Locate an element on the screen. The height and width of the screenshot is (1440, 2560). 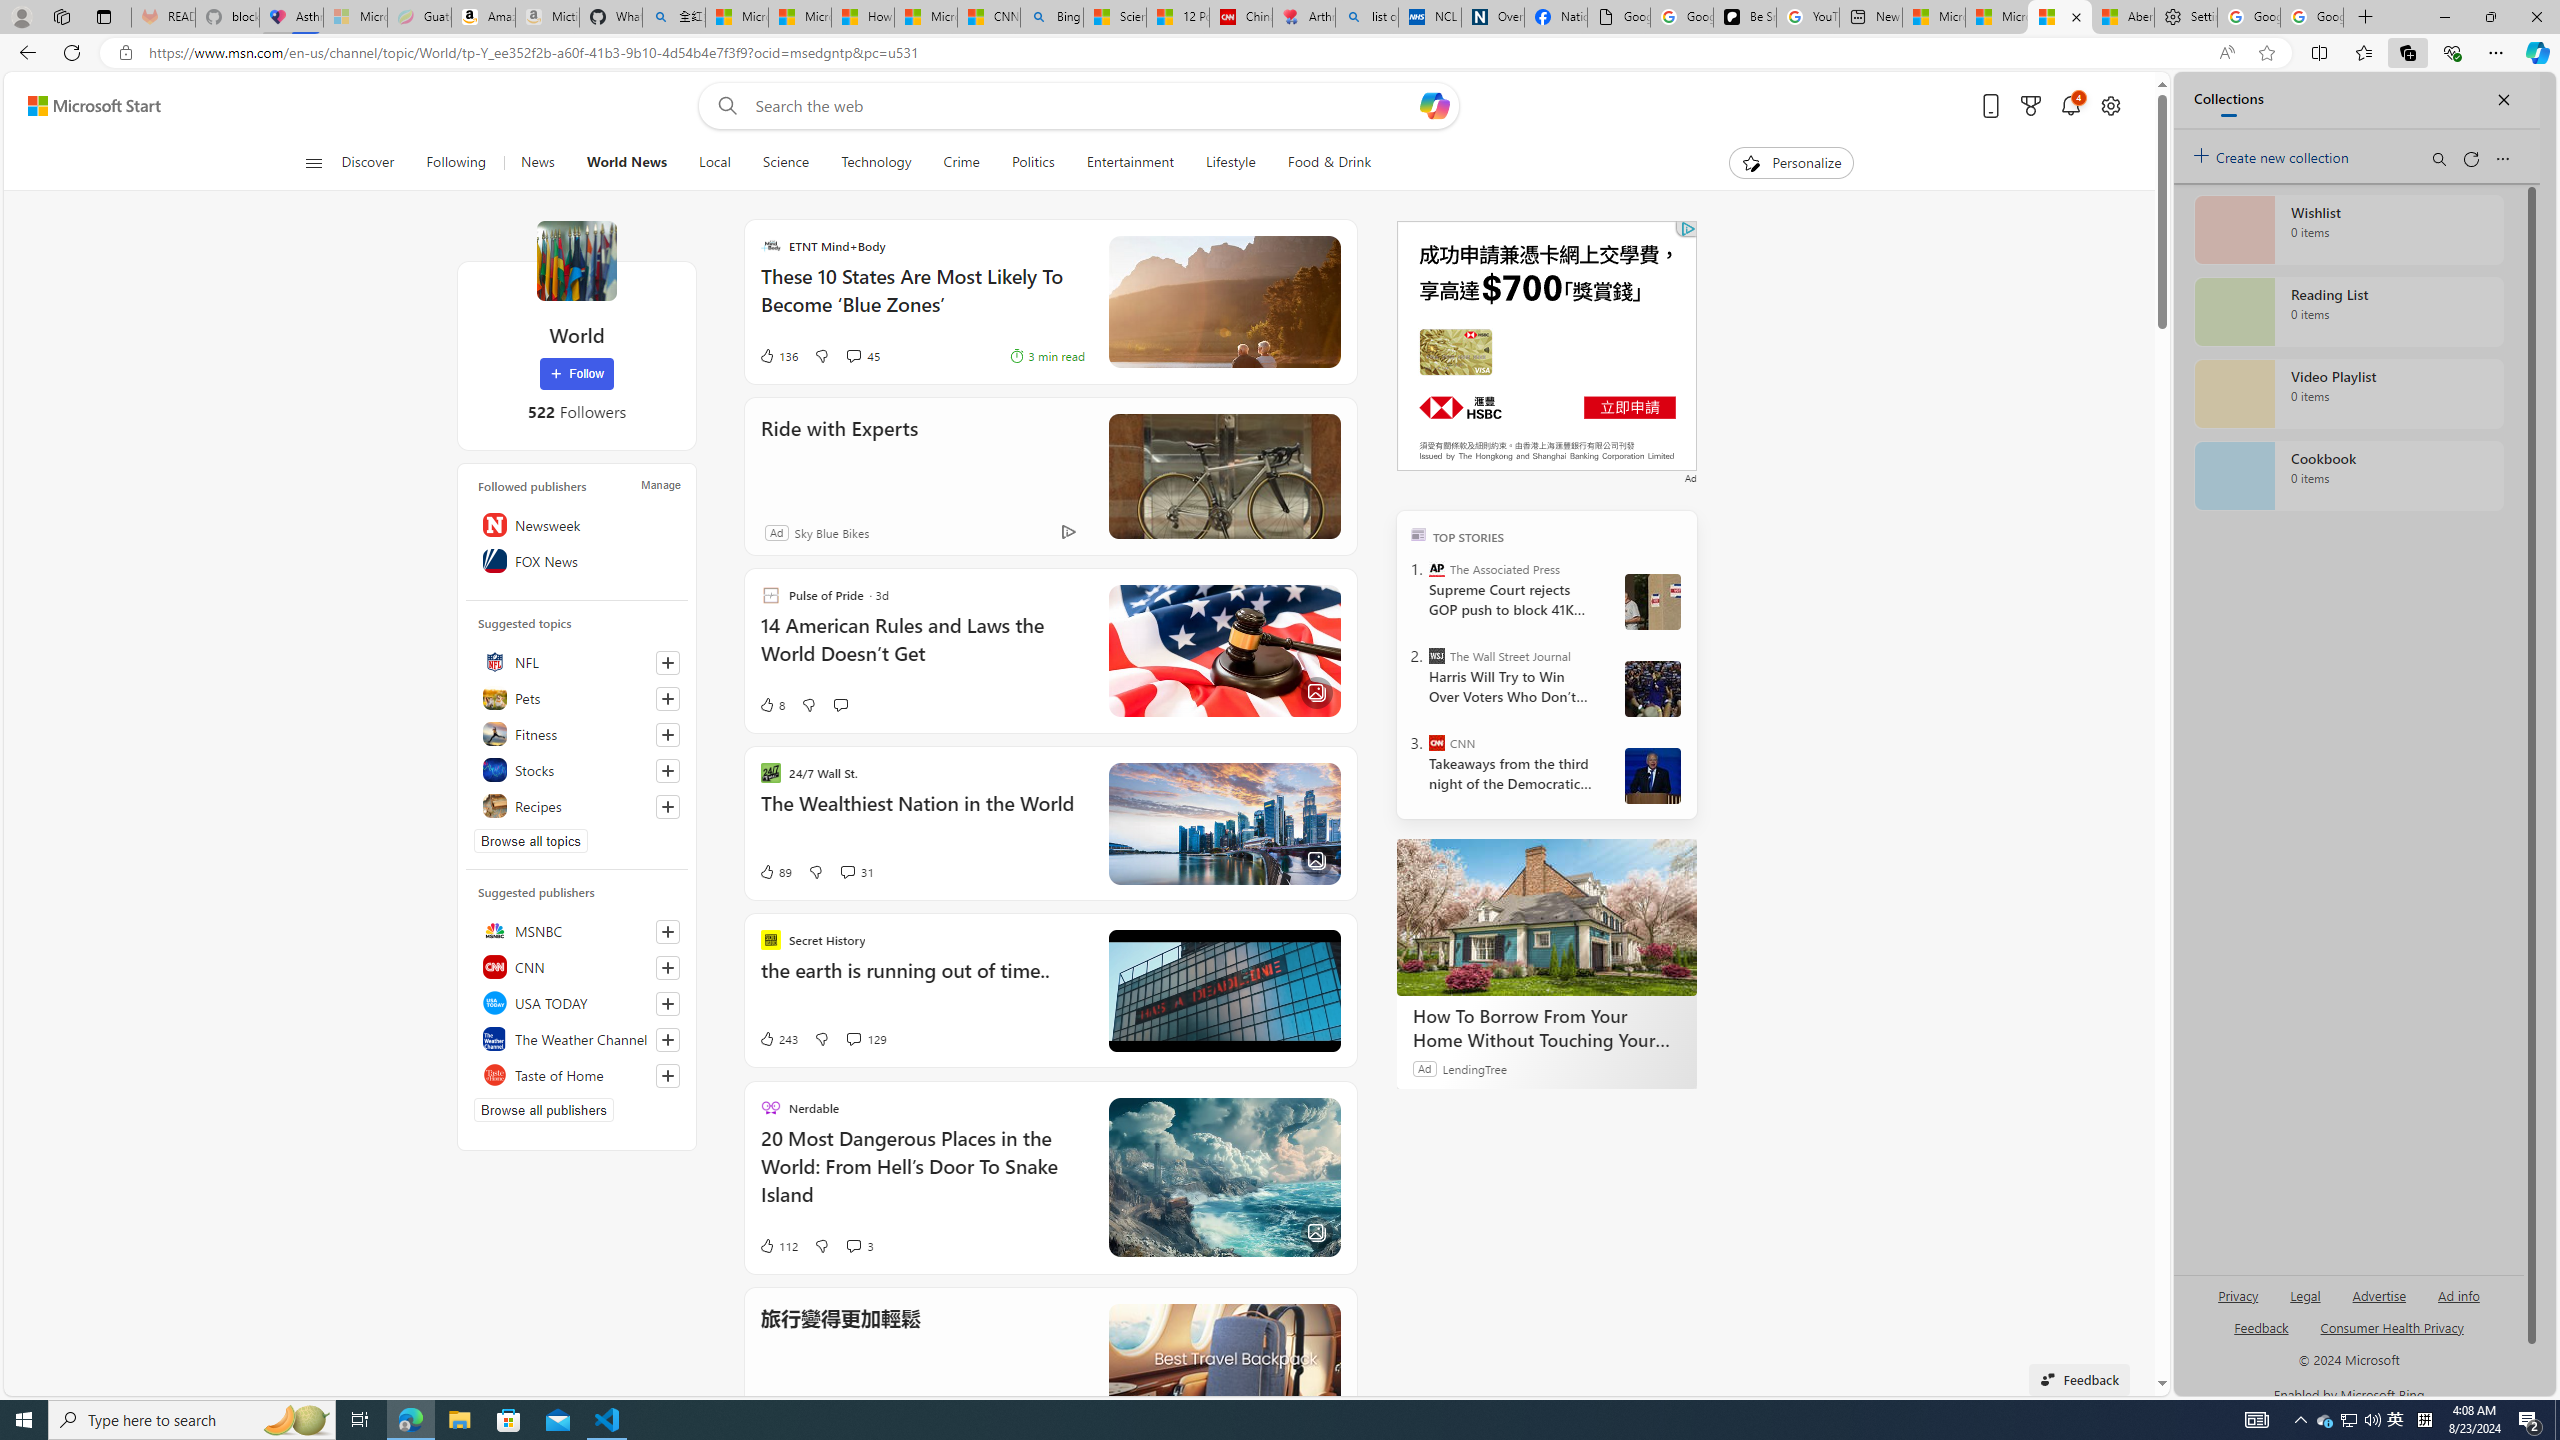
'Manage' is located at coordinates (660, 485).